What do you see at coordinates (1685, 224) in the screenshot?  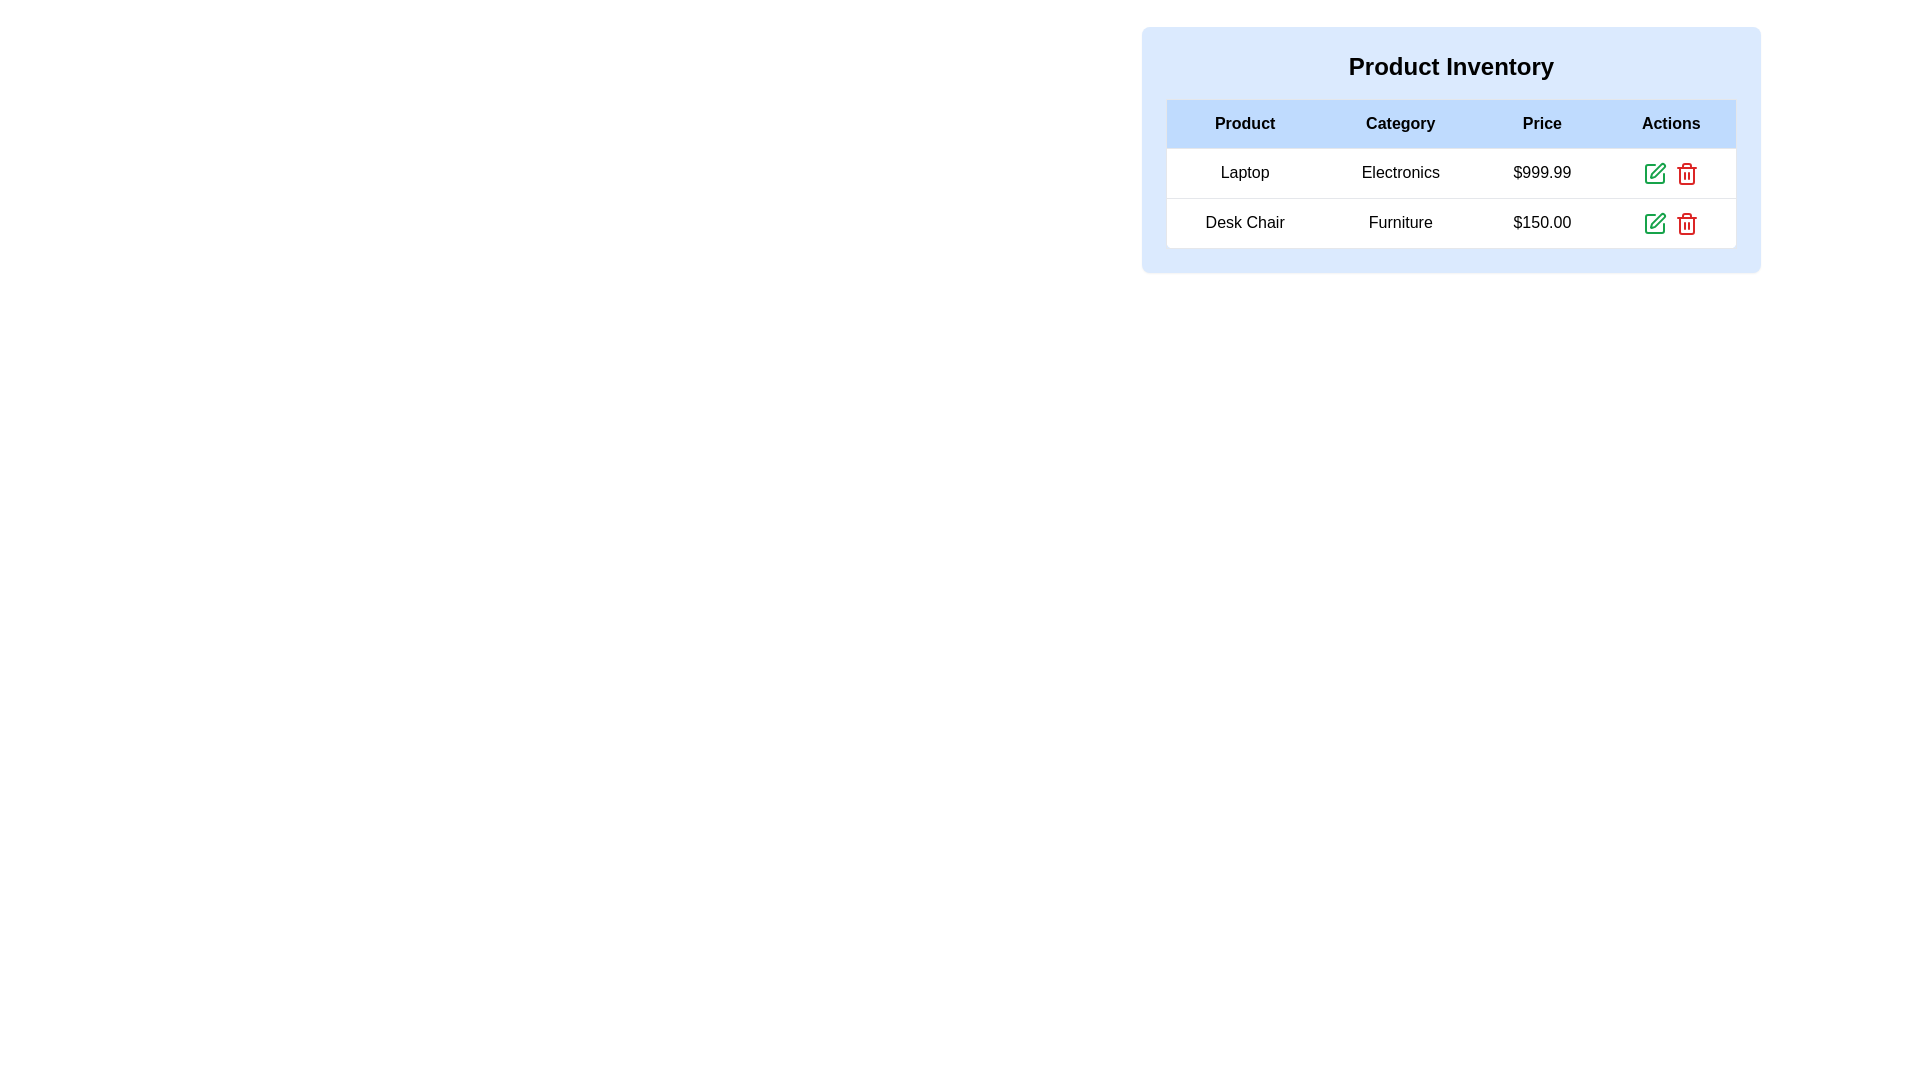 I see `the delete icon in the 'Actions' column of the second row in the 'Product Inventory' table` at bounding box center [1685, 224].